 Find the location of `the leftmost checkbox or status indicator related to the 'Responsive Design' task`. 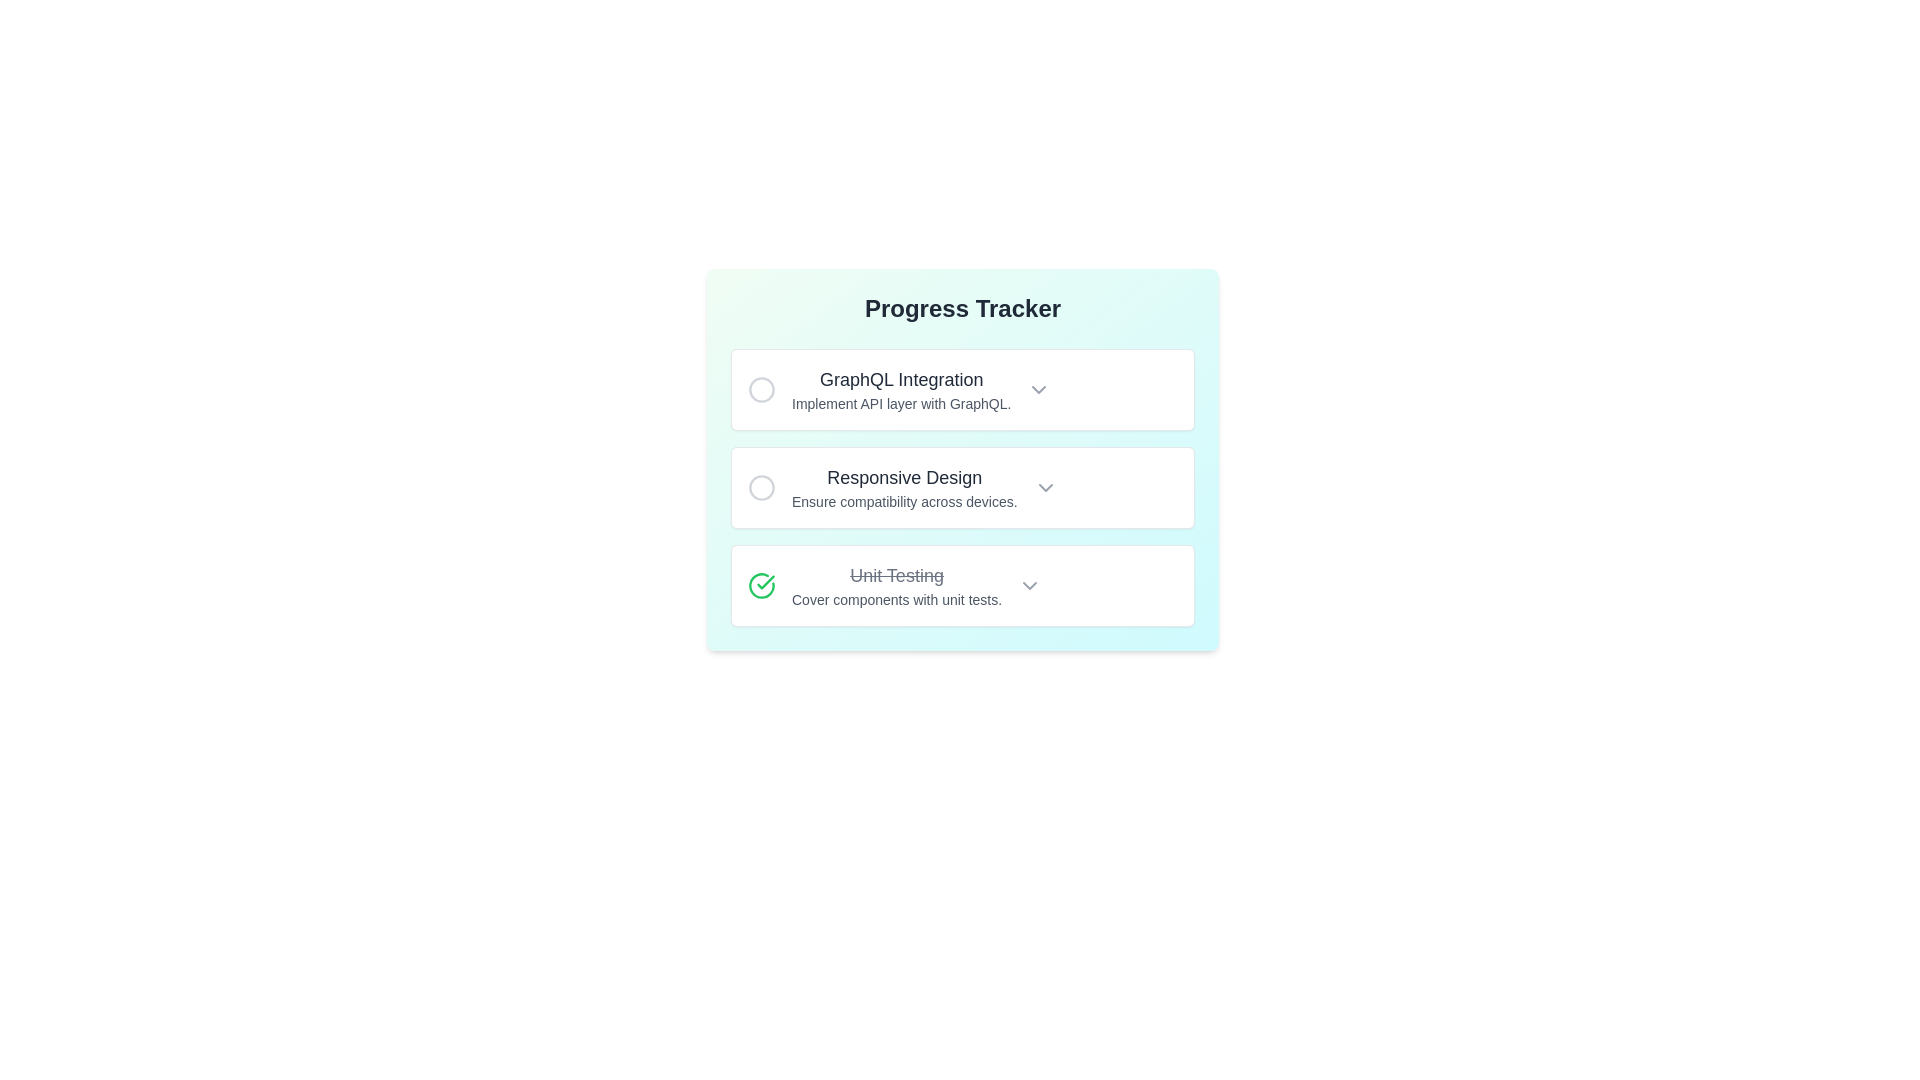

the leftmost checkbox or status indicator related to the 'Responsive Design' task is located at coordinates (761, 488).